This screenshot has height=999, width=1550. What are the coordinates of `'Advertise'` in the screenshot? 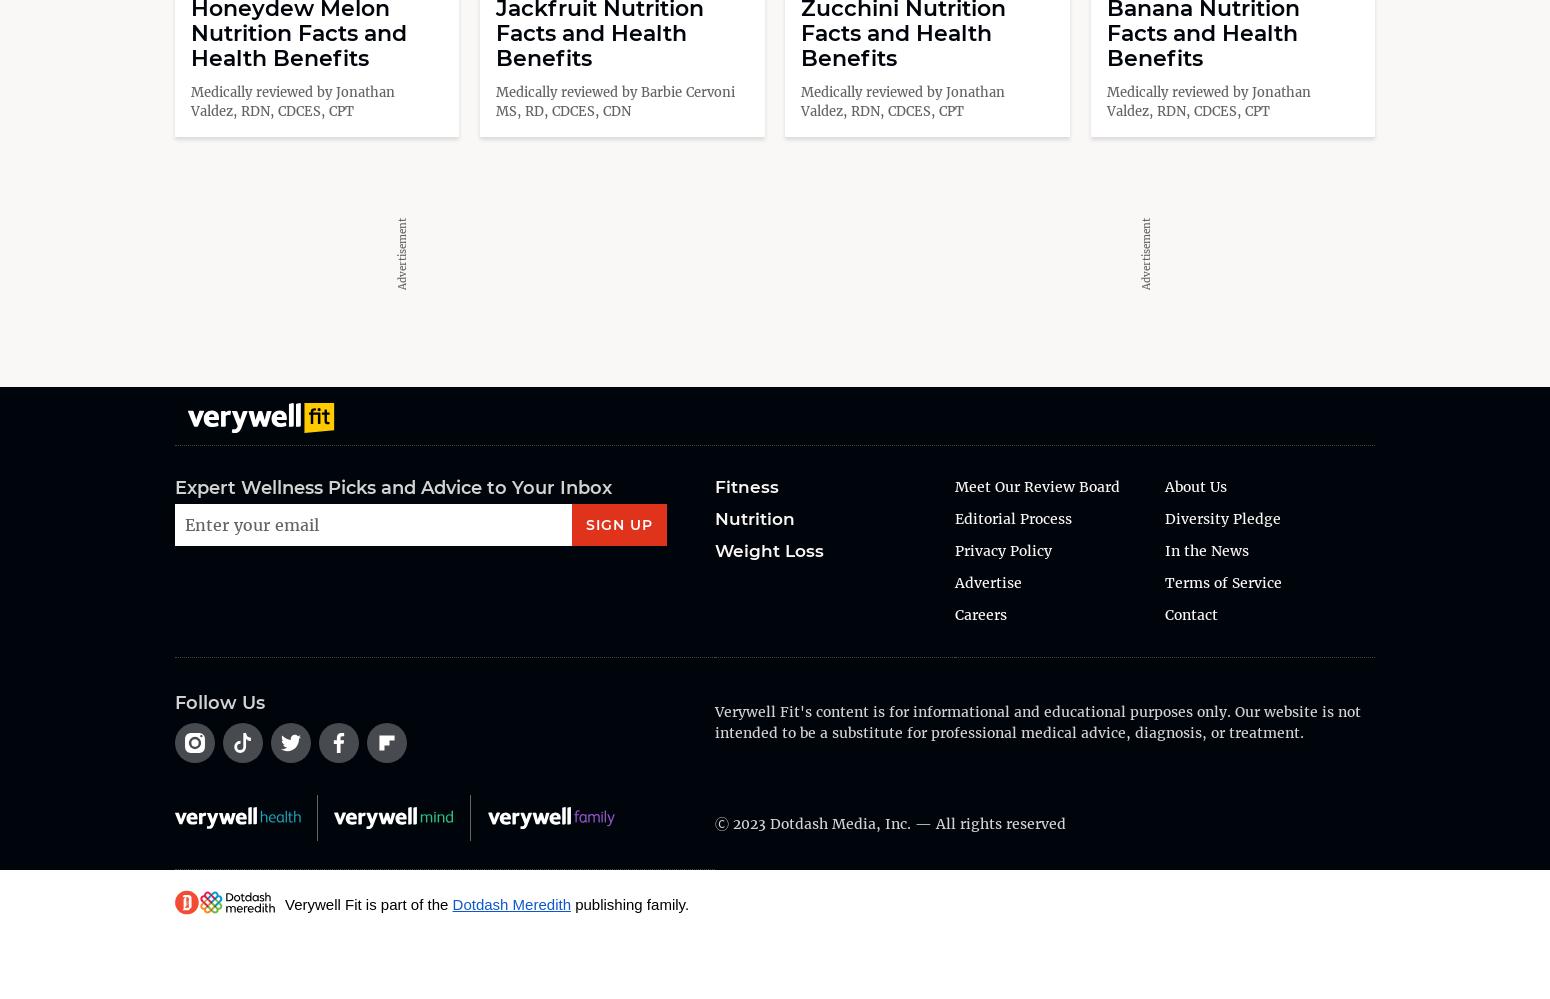 It's located at (987, 582).